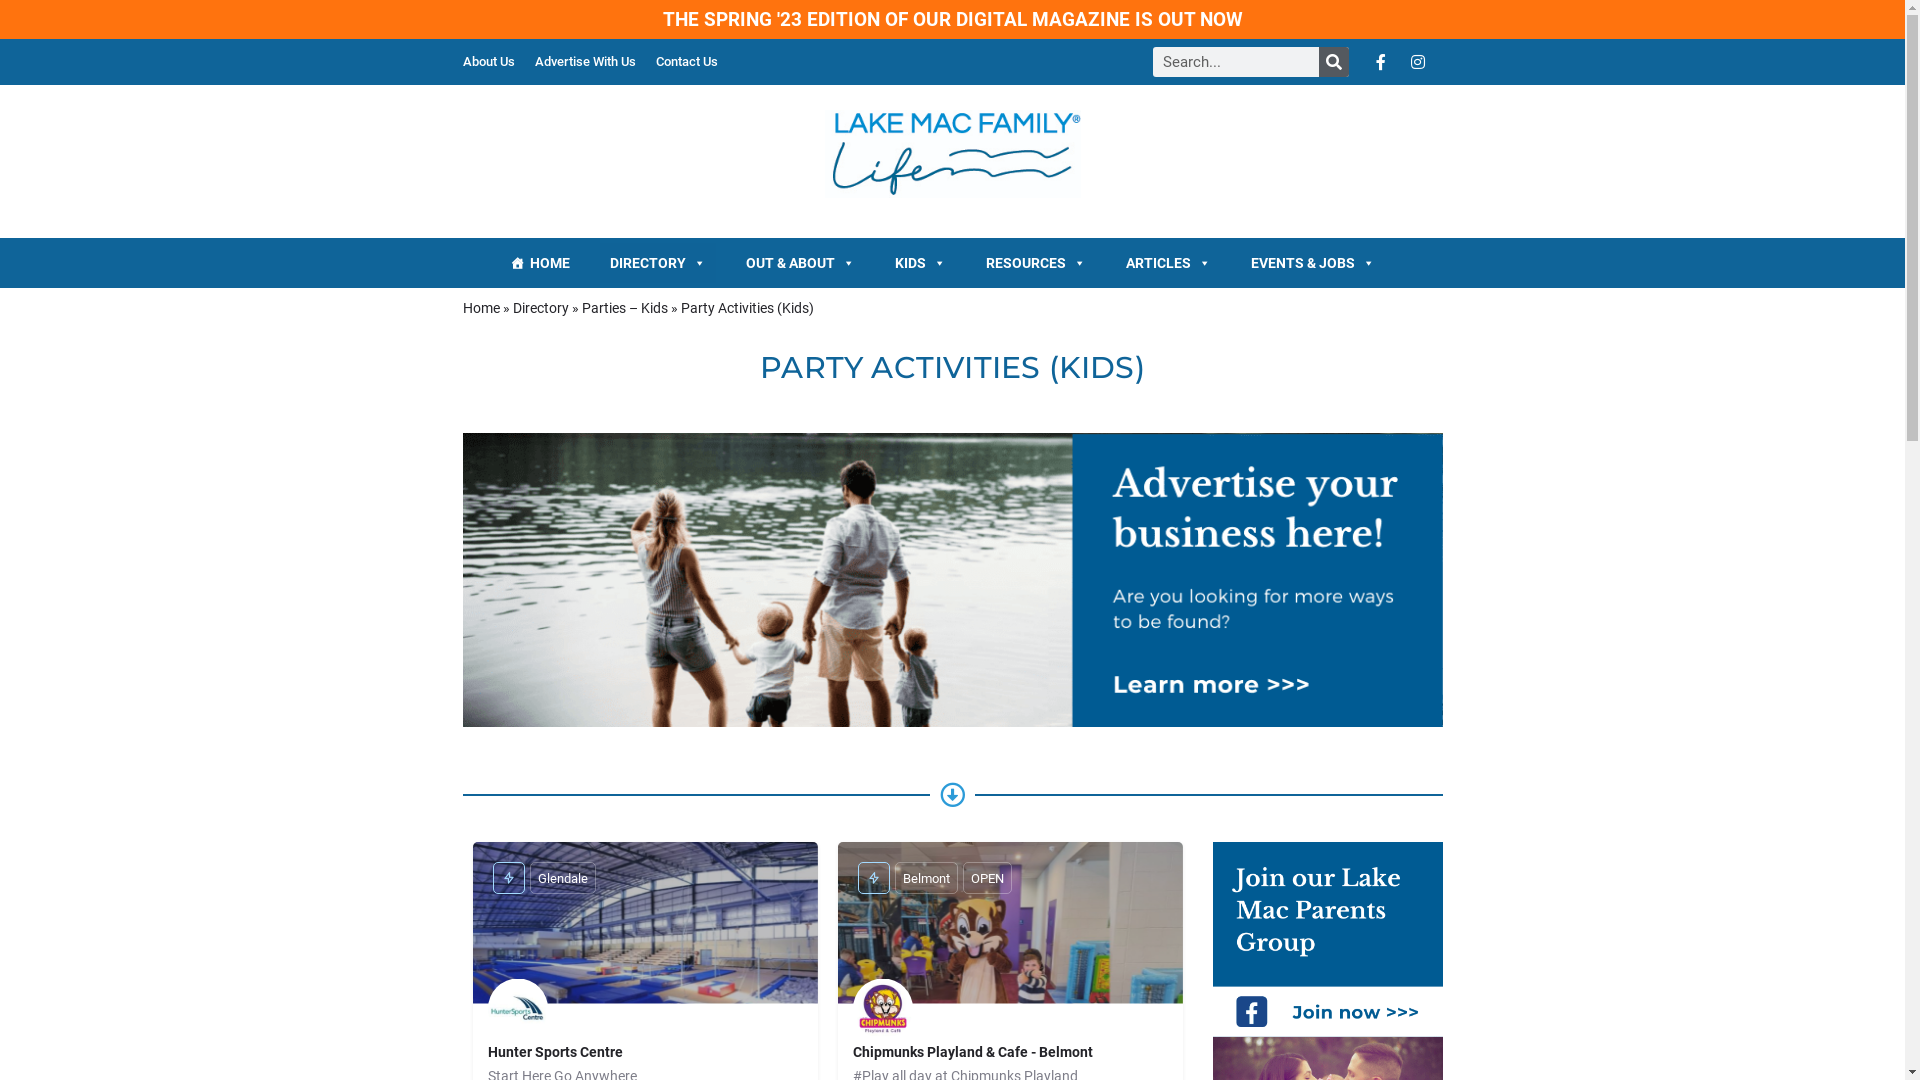 This screenshot has width=1920, height=1080. I want to click on 'THE SPRING '23 EDITION OF OUR DIGITAL MAGAZINE IS OUT NOW', so click(950, 19).